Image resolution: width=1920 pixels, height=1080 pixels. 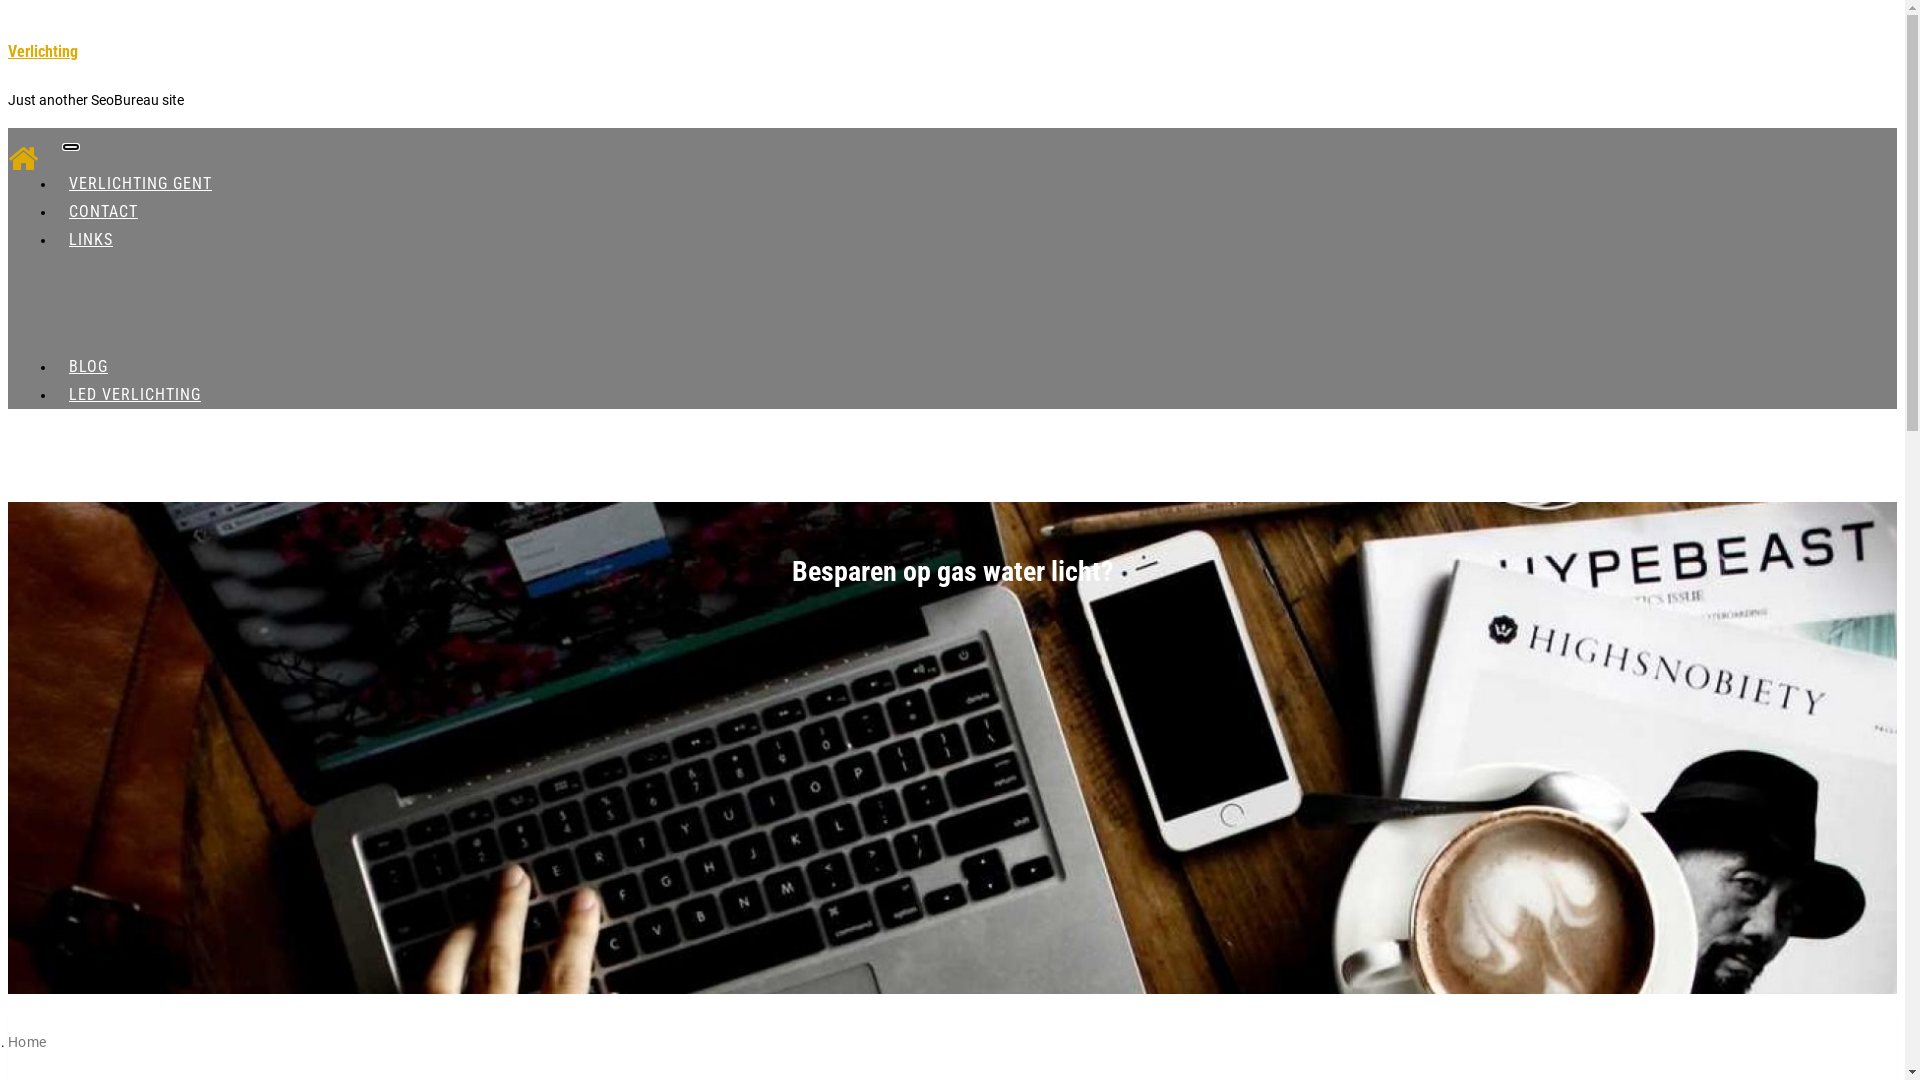 I want to click on 'BLOG', so click(x=87, y=366).